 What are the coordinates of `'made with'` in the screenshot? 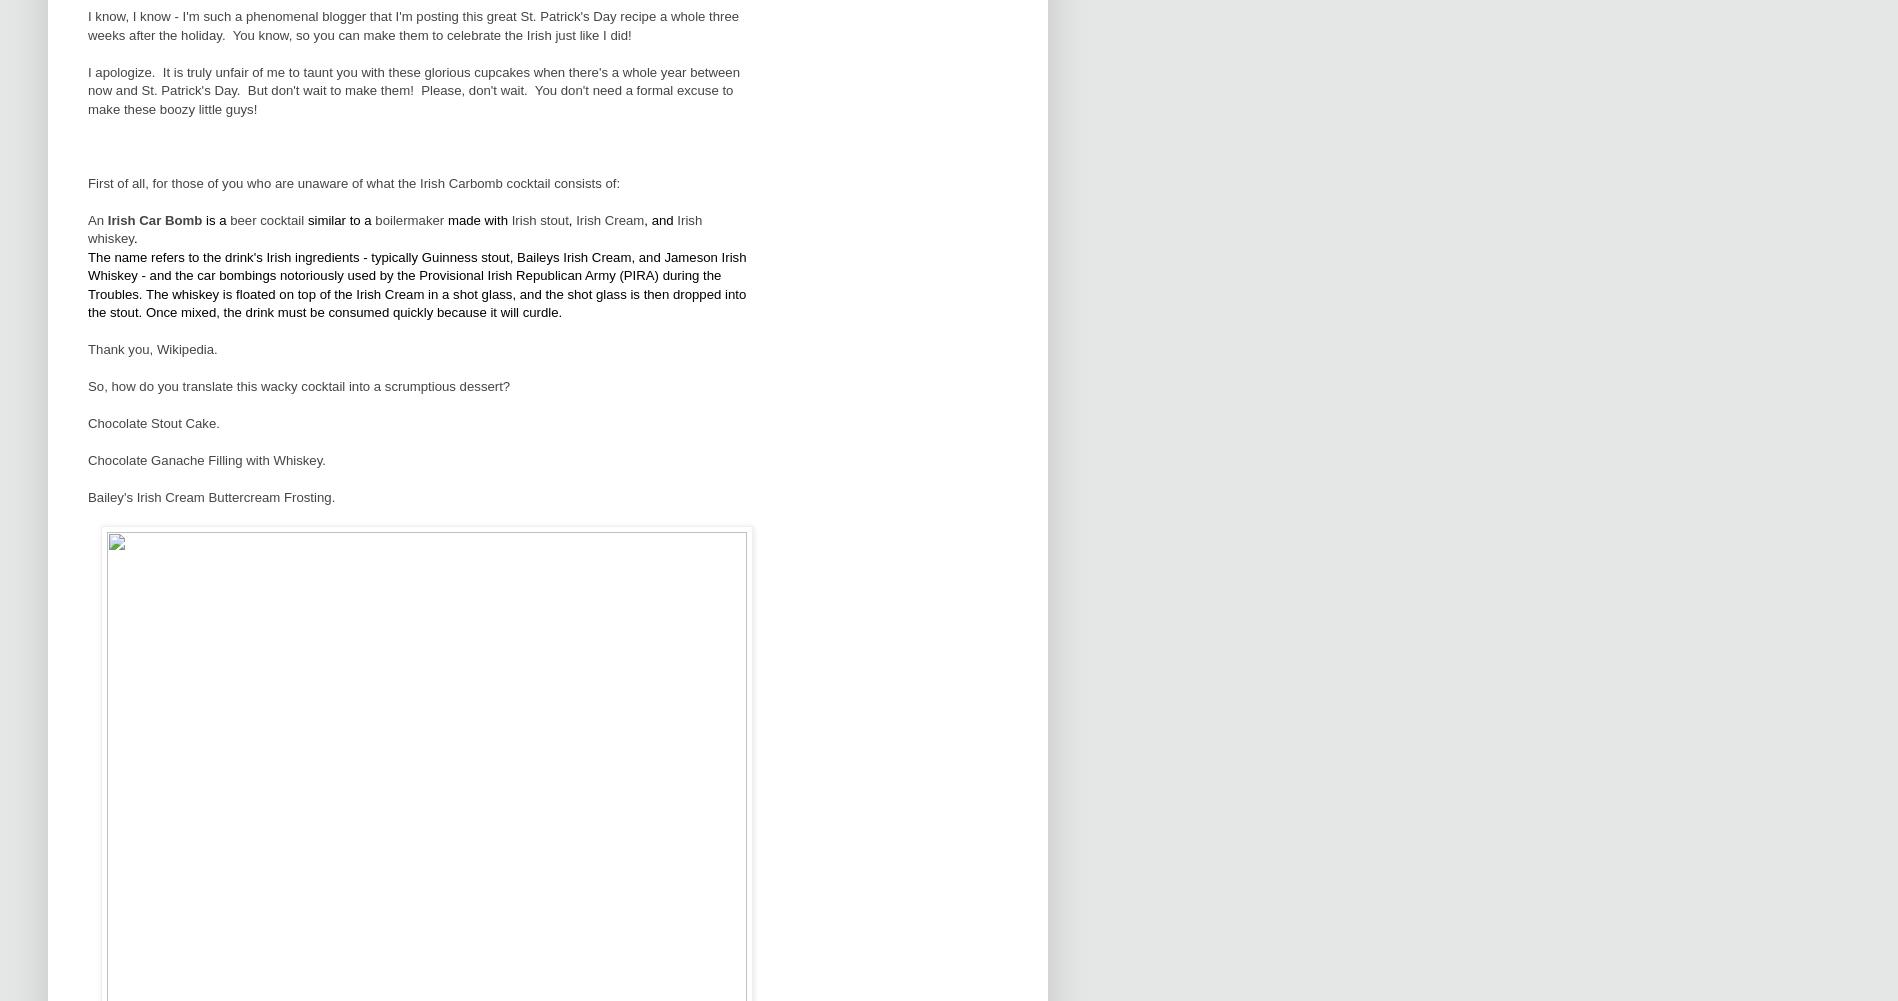 It's located at (476, 218).